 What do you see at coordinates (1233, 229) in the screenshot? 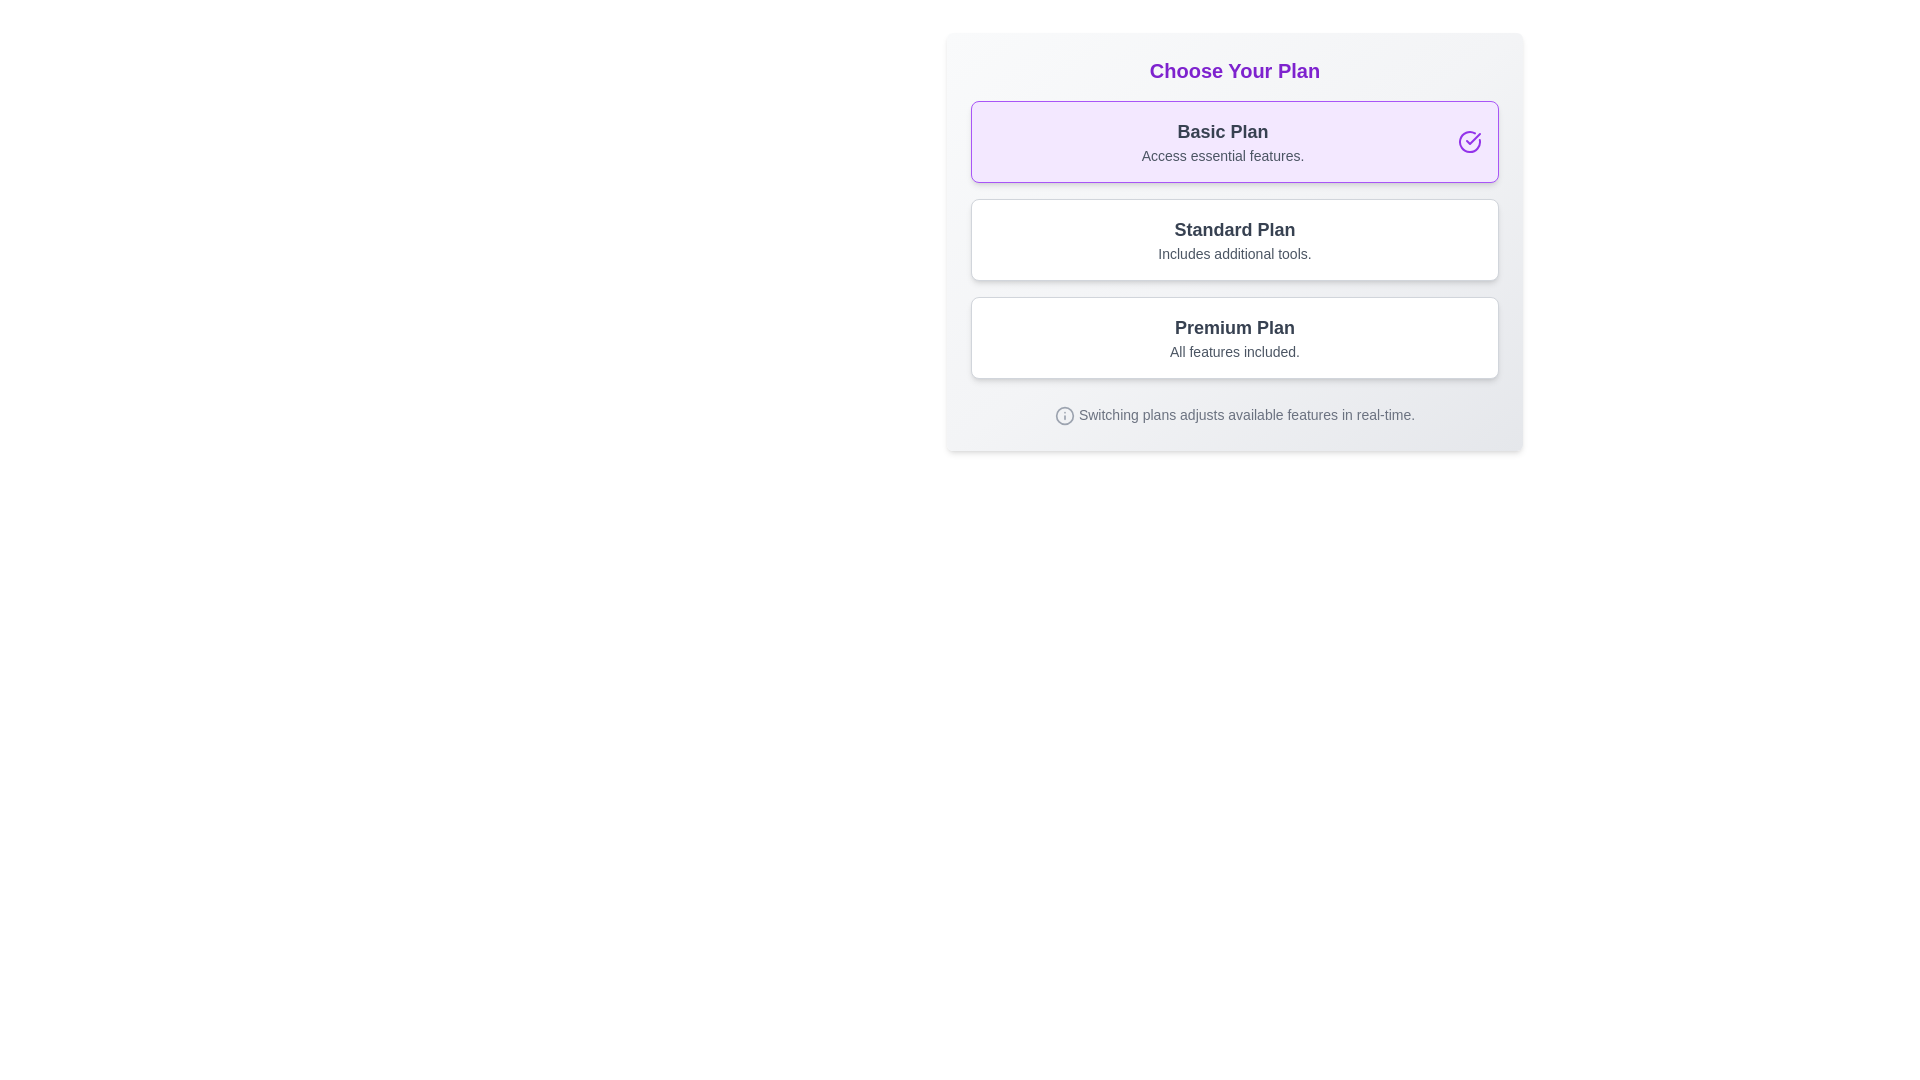
I see `the 'Standard Plan' label, which displays the text in bold and medium-large dark gray font, located centrally on the second plan option card` at bounding box center [1233, 229].